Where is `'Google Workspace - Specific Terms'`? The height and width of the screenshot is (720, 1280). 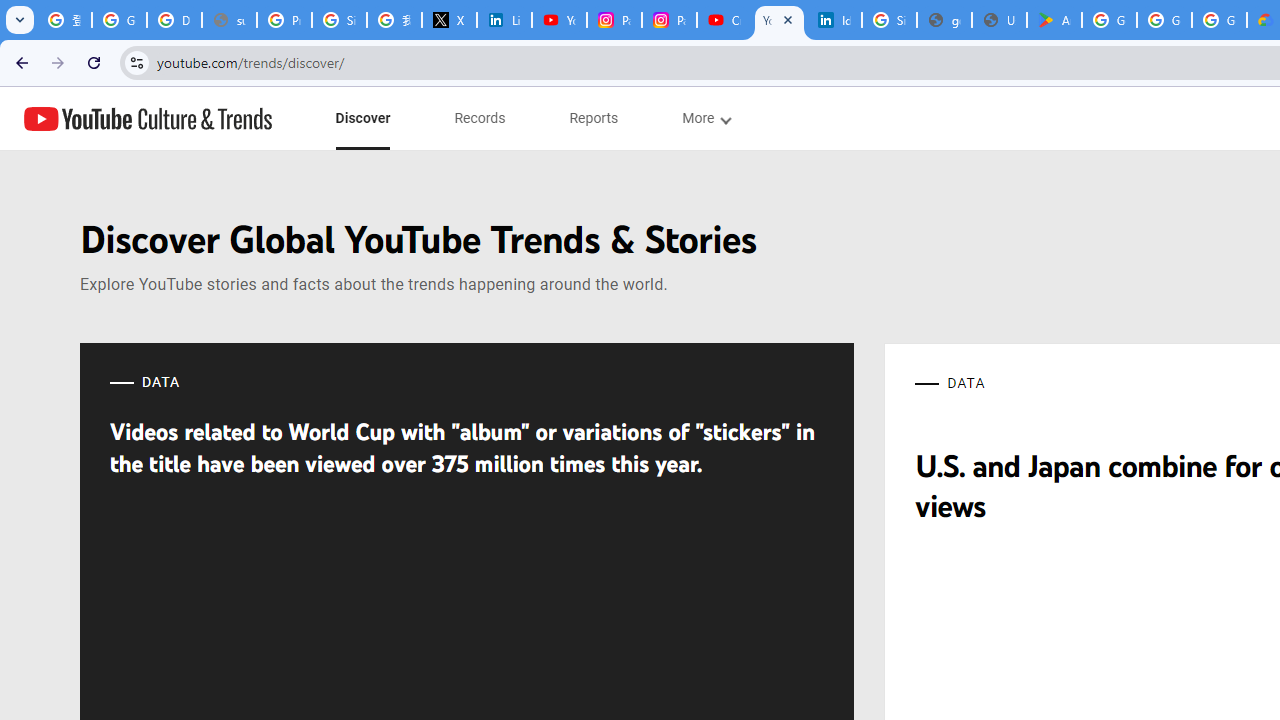 'Google Workspace - Specific Terms' is located at coordinates (1164, 20).